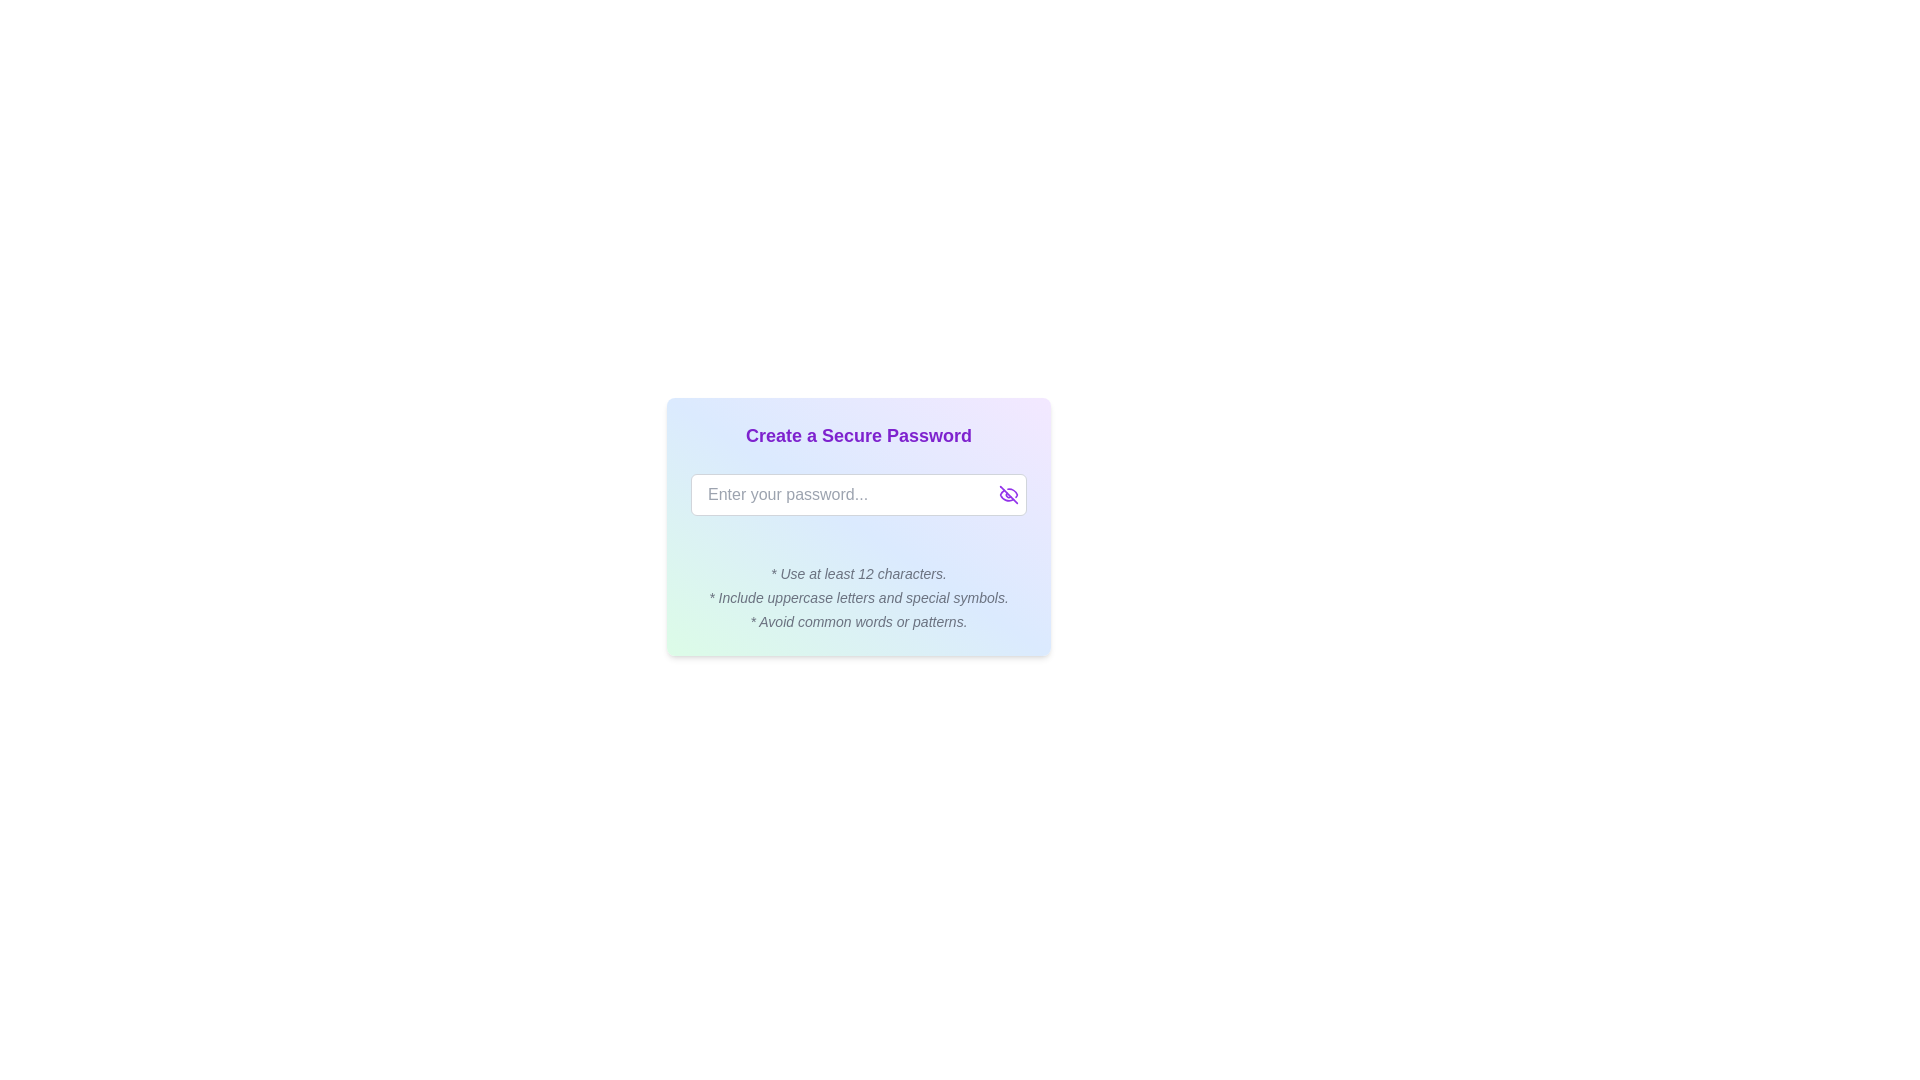 This screenshot has width=1920, height=1080. I want to click on the text label that states '* Use at least 12 characters.' which is styled in italicized, gray, small font and located below the password input field, so click(859, 574).